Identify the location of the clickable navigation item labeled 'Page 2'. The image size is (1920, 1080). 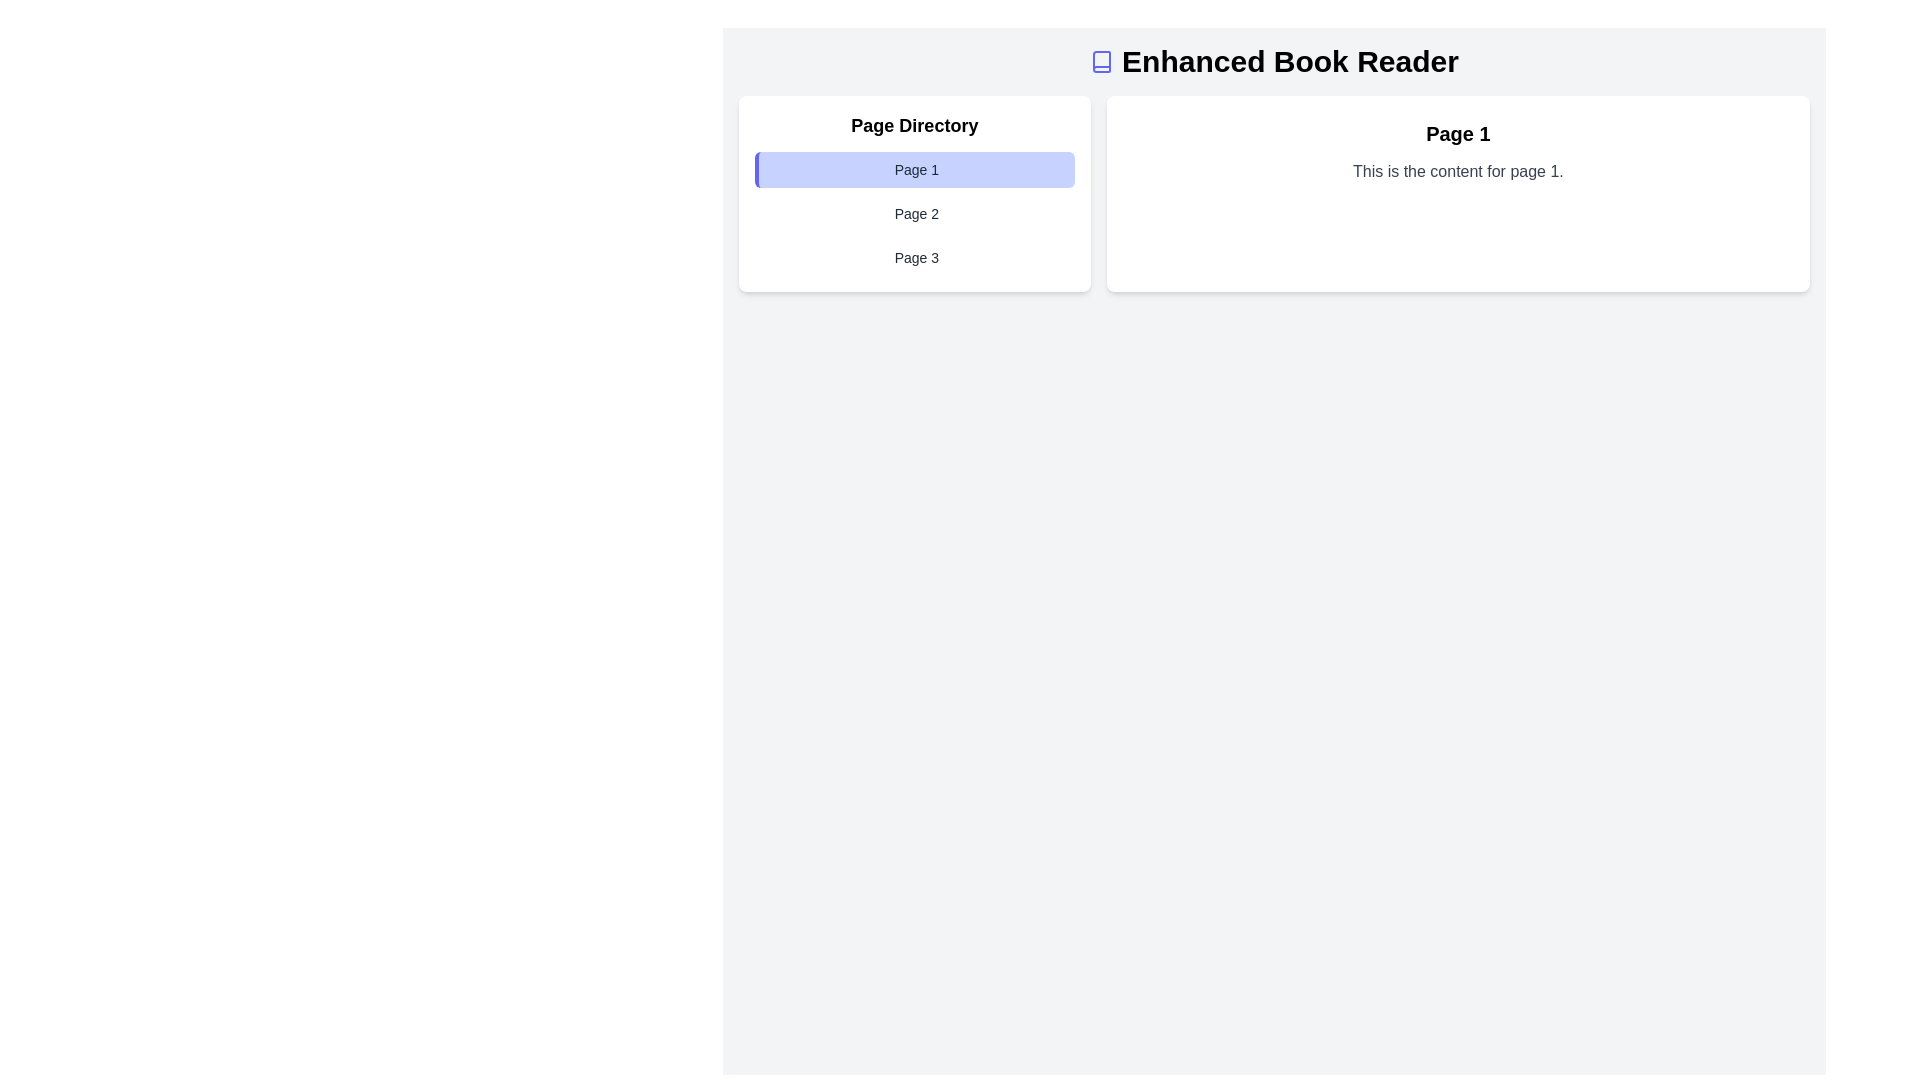
(913, 213).